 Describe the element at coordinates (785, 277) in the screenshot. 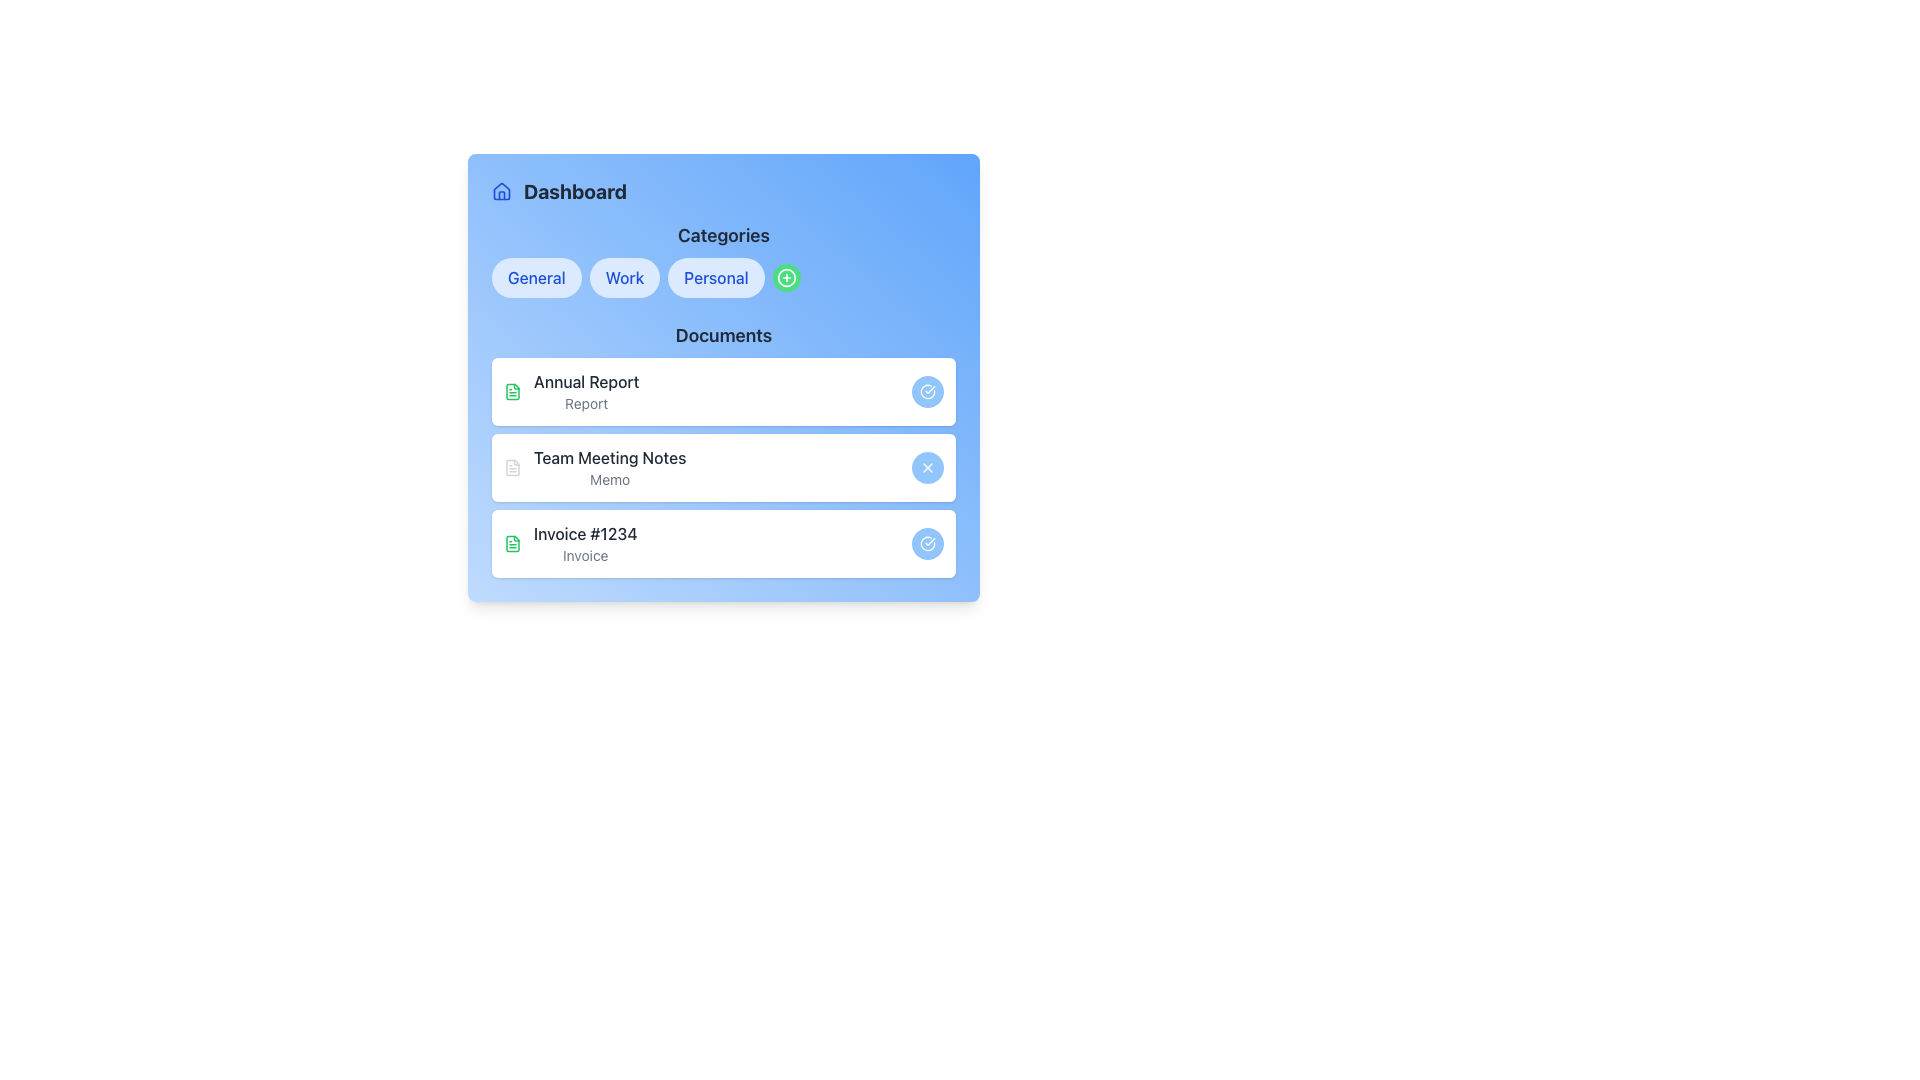

I see `the circular green button with a white plus symbol located to the right of the 'Personal' tag in the 'Categories' section` at that location.